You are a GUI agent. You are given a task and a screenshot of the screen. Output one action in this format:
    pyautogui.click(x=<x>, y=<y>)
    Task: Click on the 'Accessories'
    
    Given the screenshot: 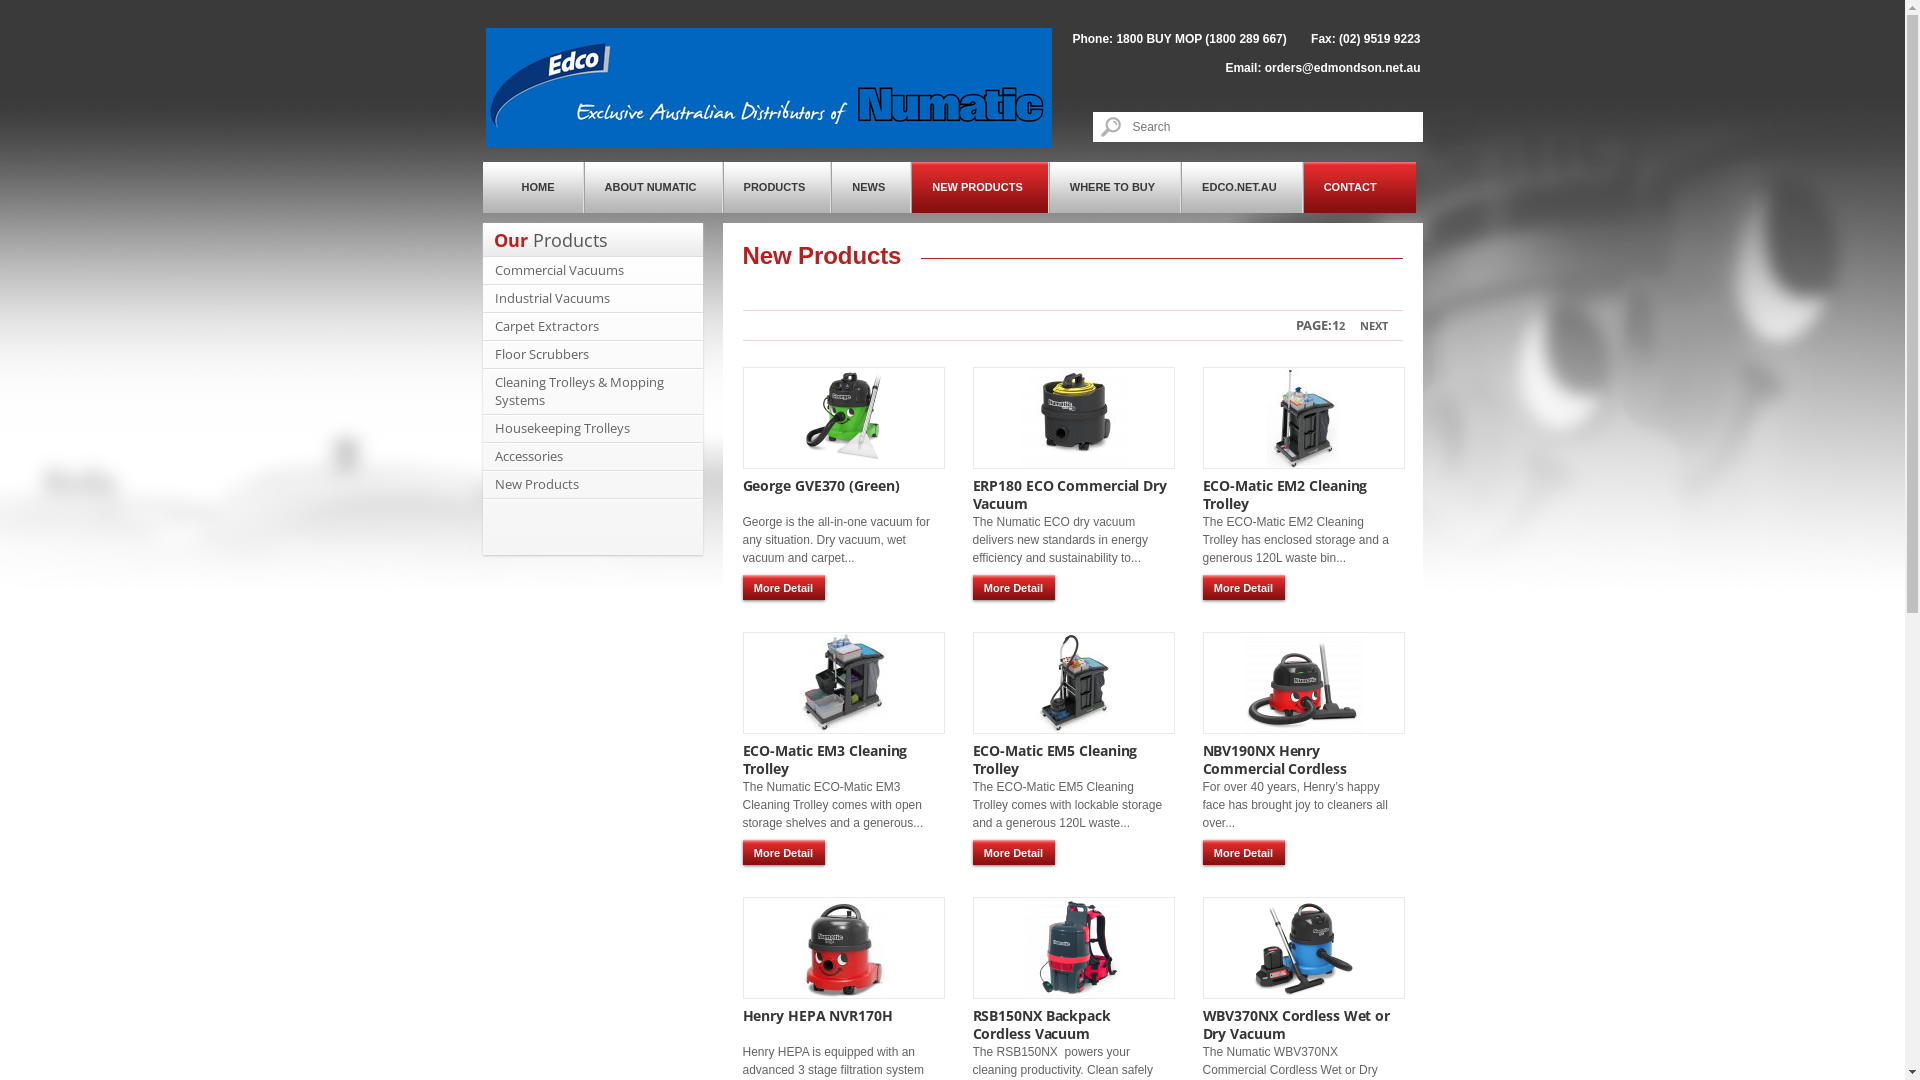 What is the action you would take?
    pyautogui.click(x=528, y=455)
    